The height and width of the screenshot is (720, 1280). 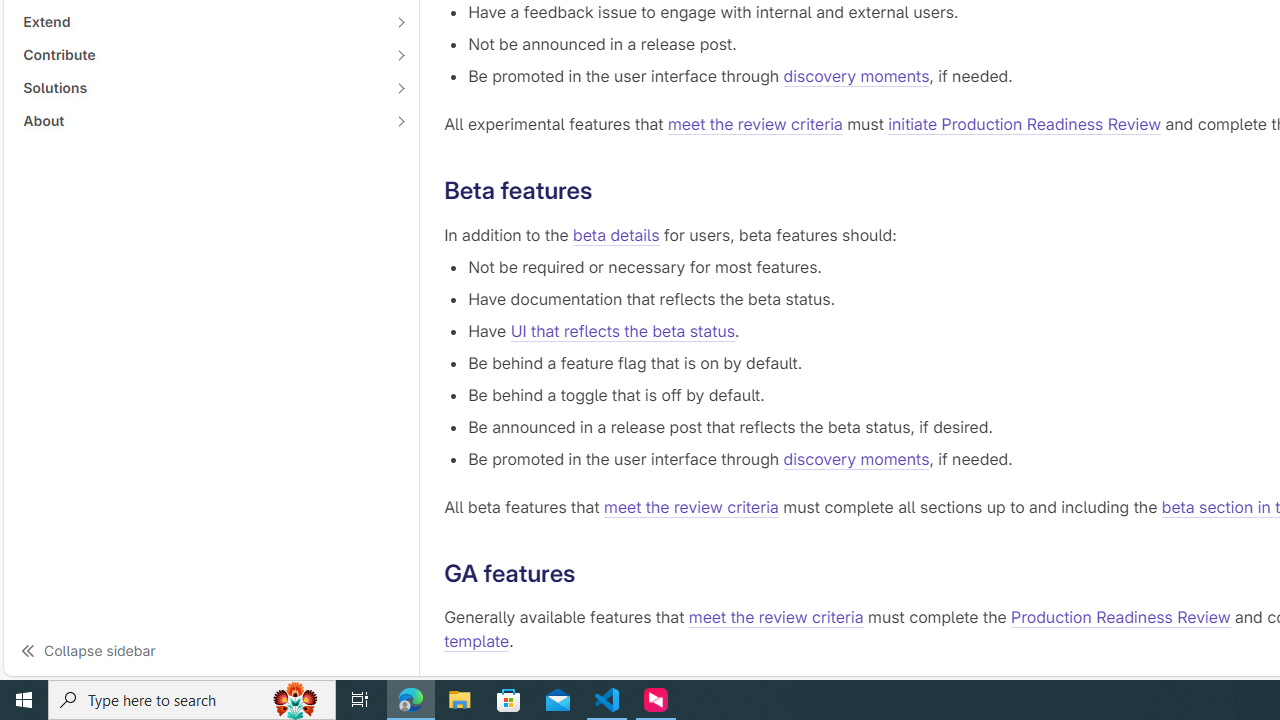 What do you see at coordinates (211, 650) in the screenshot?
I see `'Collapse sidebar'` at bounding box center [211, 650].